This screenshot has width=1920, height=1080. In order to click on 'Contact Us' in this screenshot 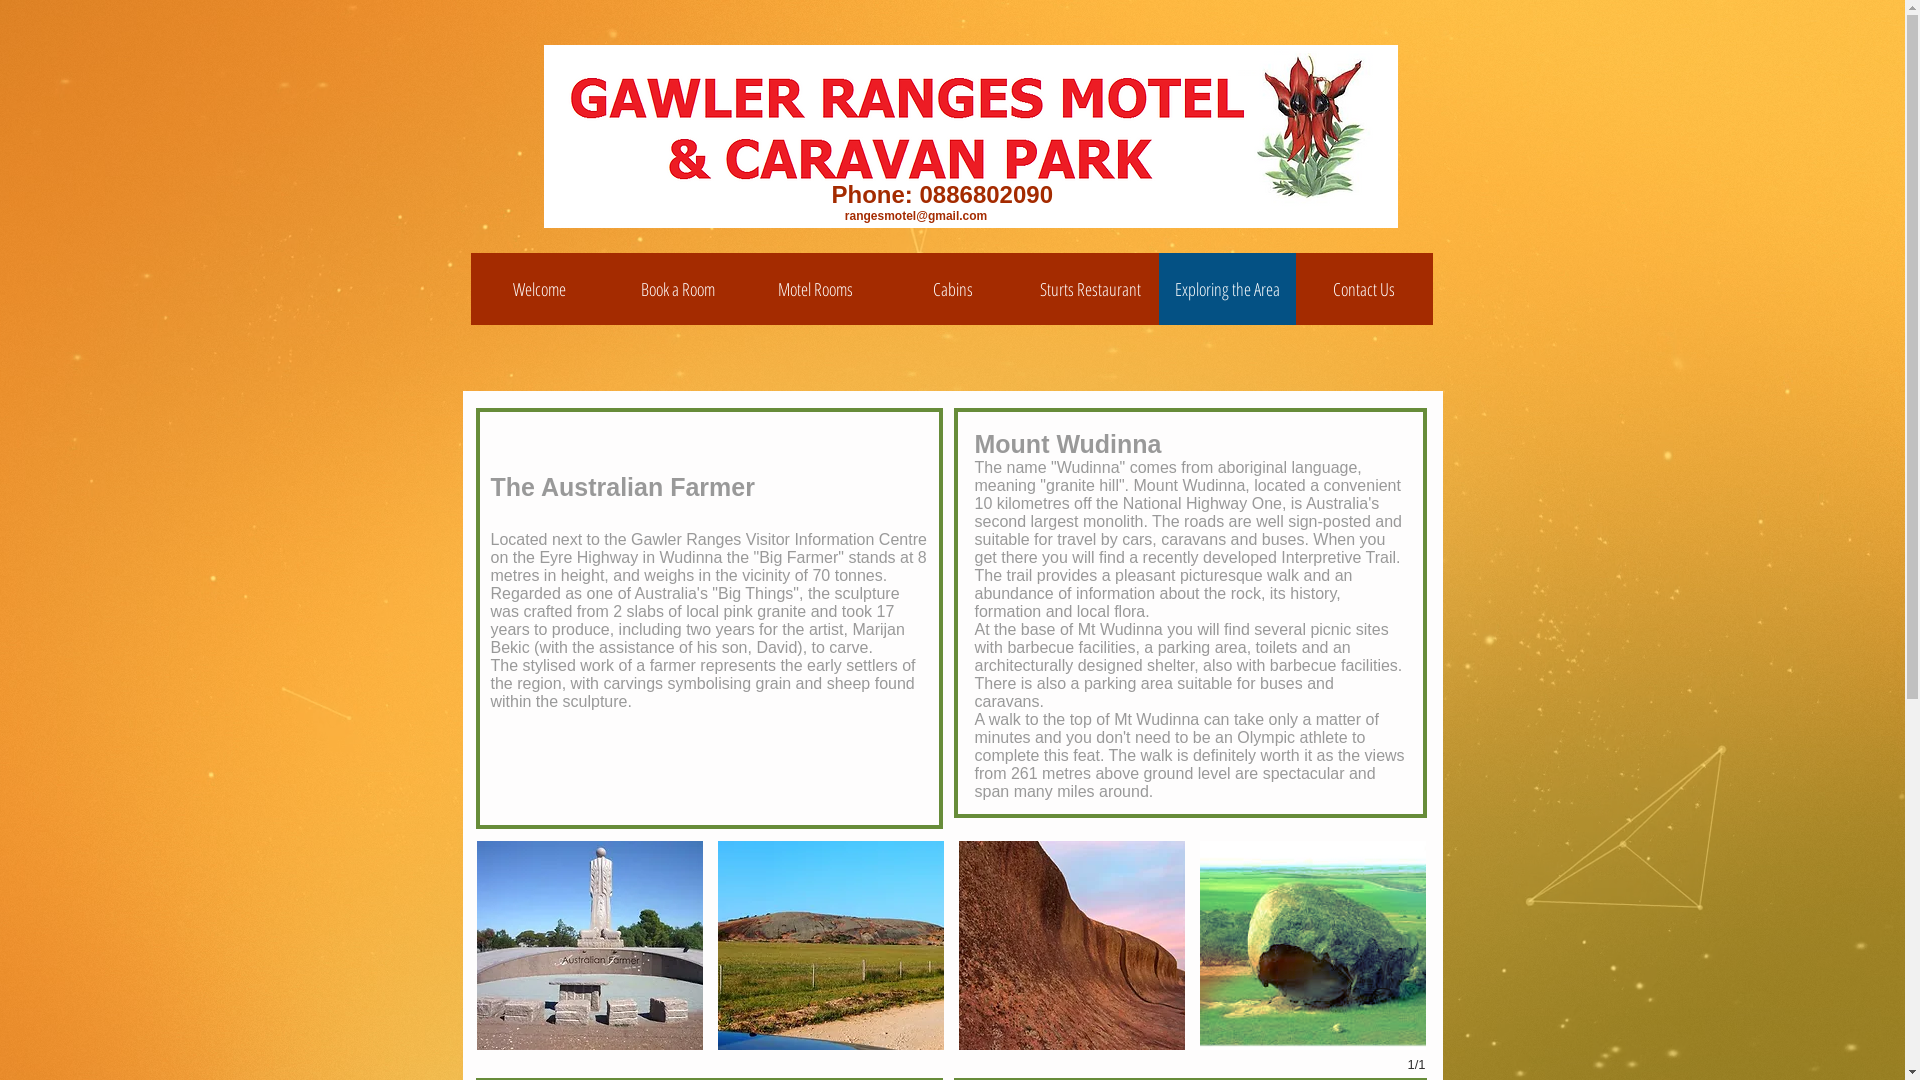, I will do `click(1363, 289)`.